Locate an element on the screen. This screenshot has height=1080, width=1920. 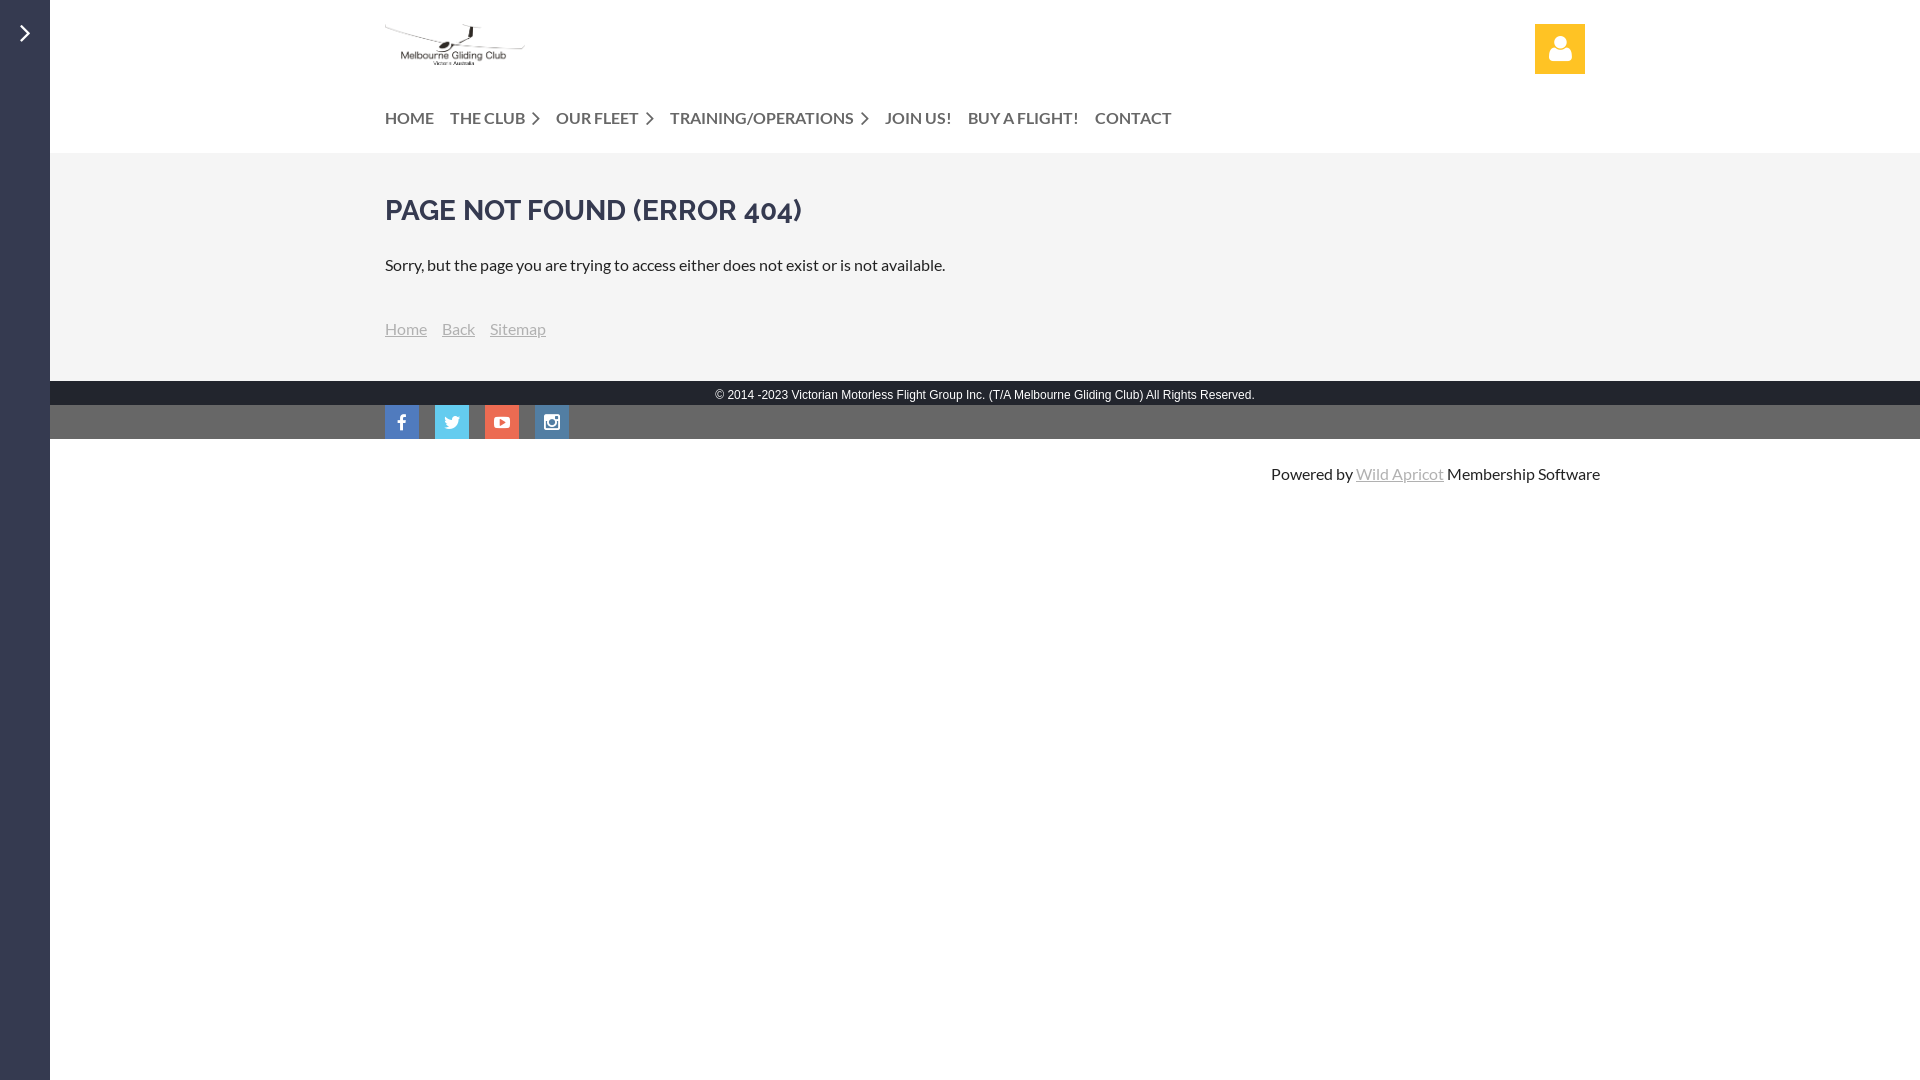
'Home' is located at coordinates (405, 327).